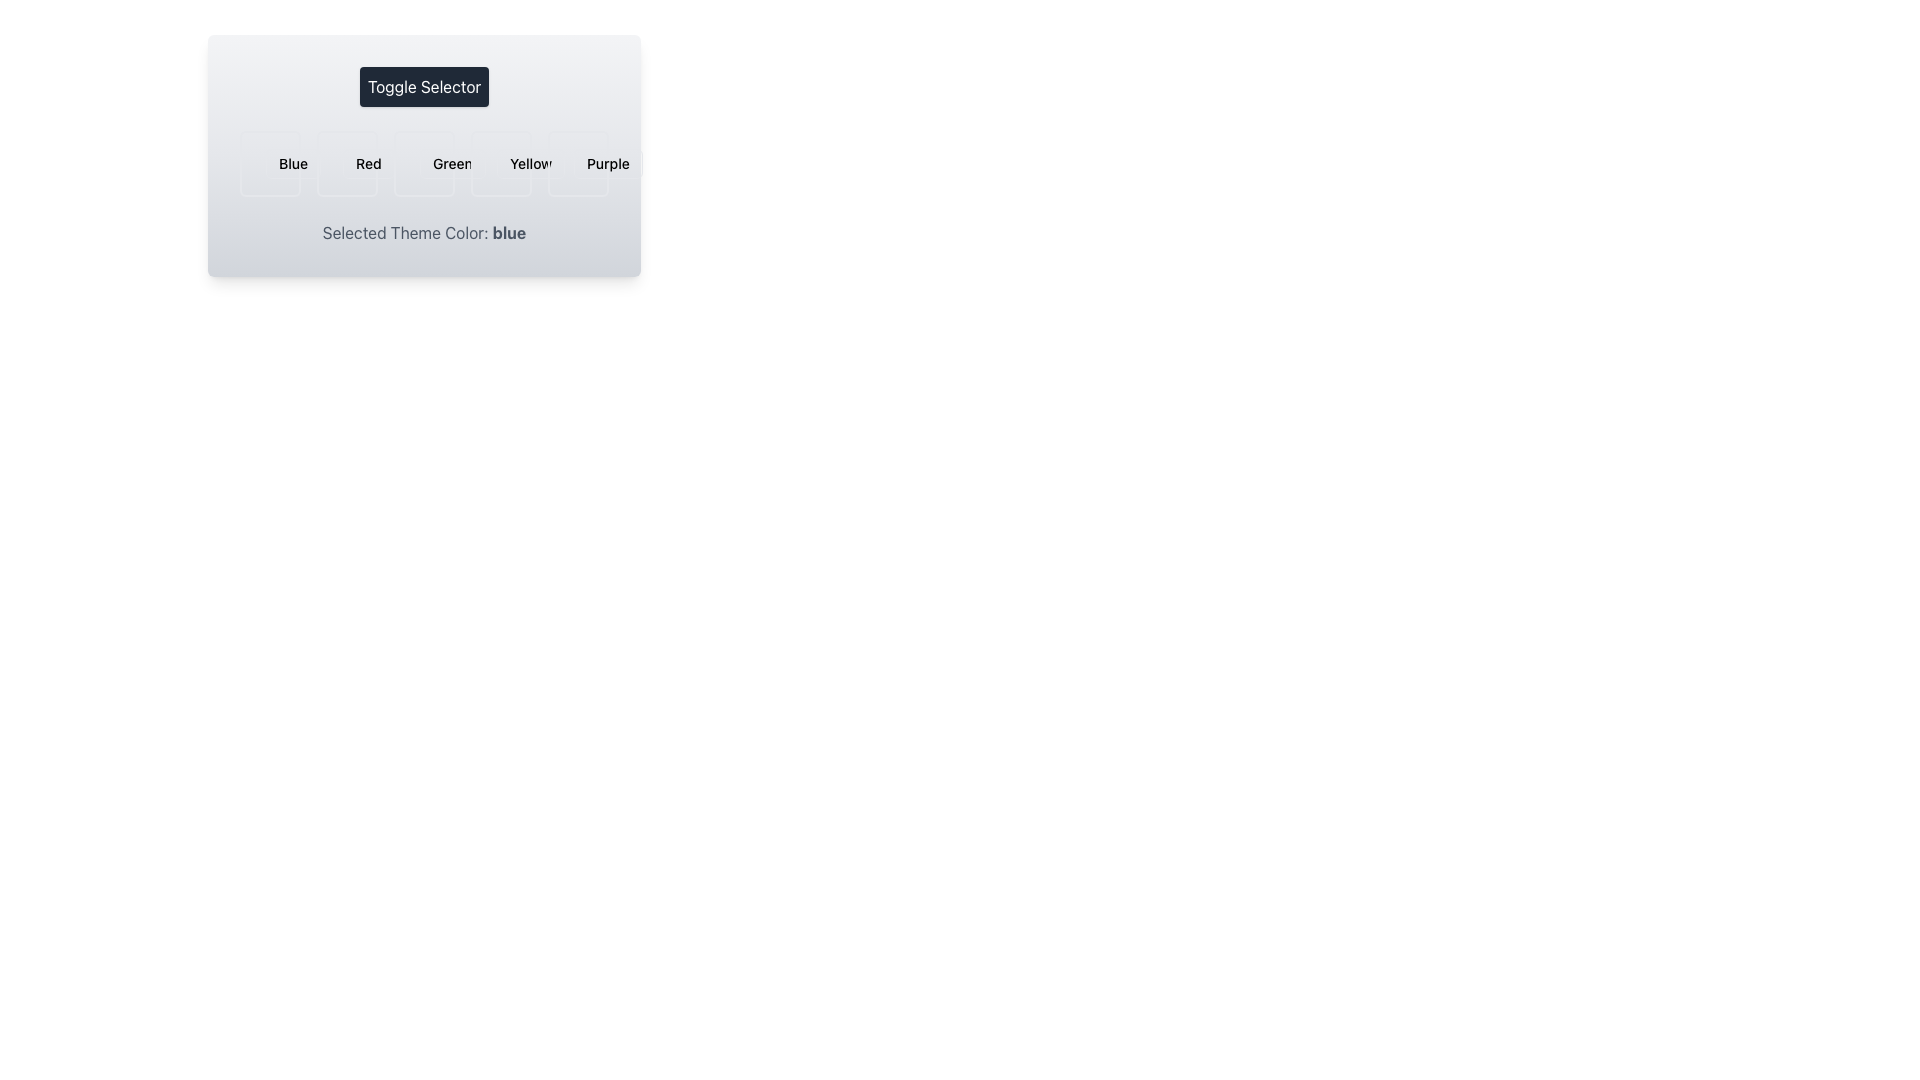 This screenshot has width=1920, height=1080. What do you see at coordinates (607, 163) in the screenshot?
I see `the fifth button from the left in the horizontal layout of color selection buttons` at bounding box center [607, 163].